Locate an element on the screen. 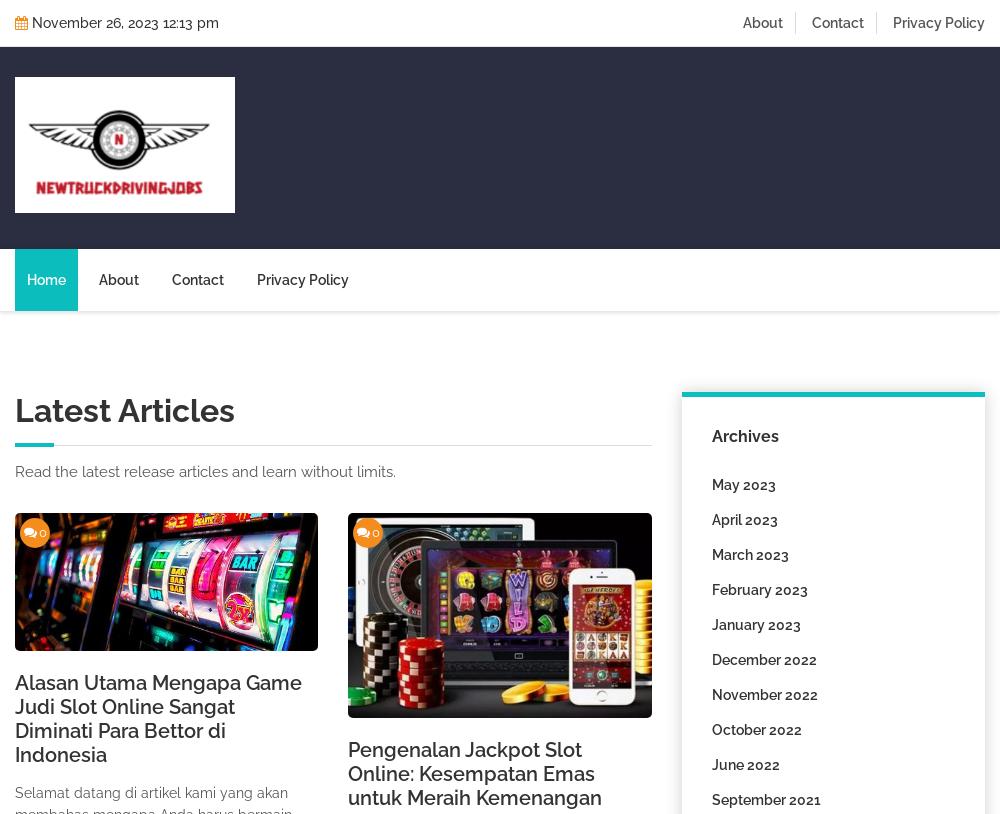 This screenshot has width=1000, height=814. 'May 2023' is located at coordinates (710, 483).